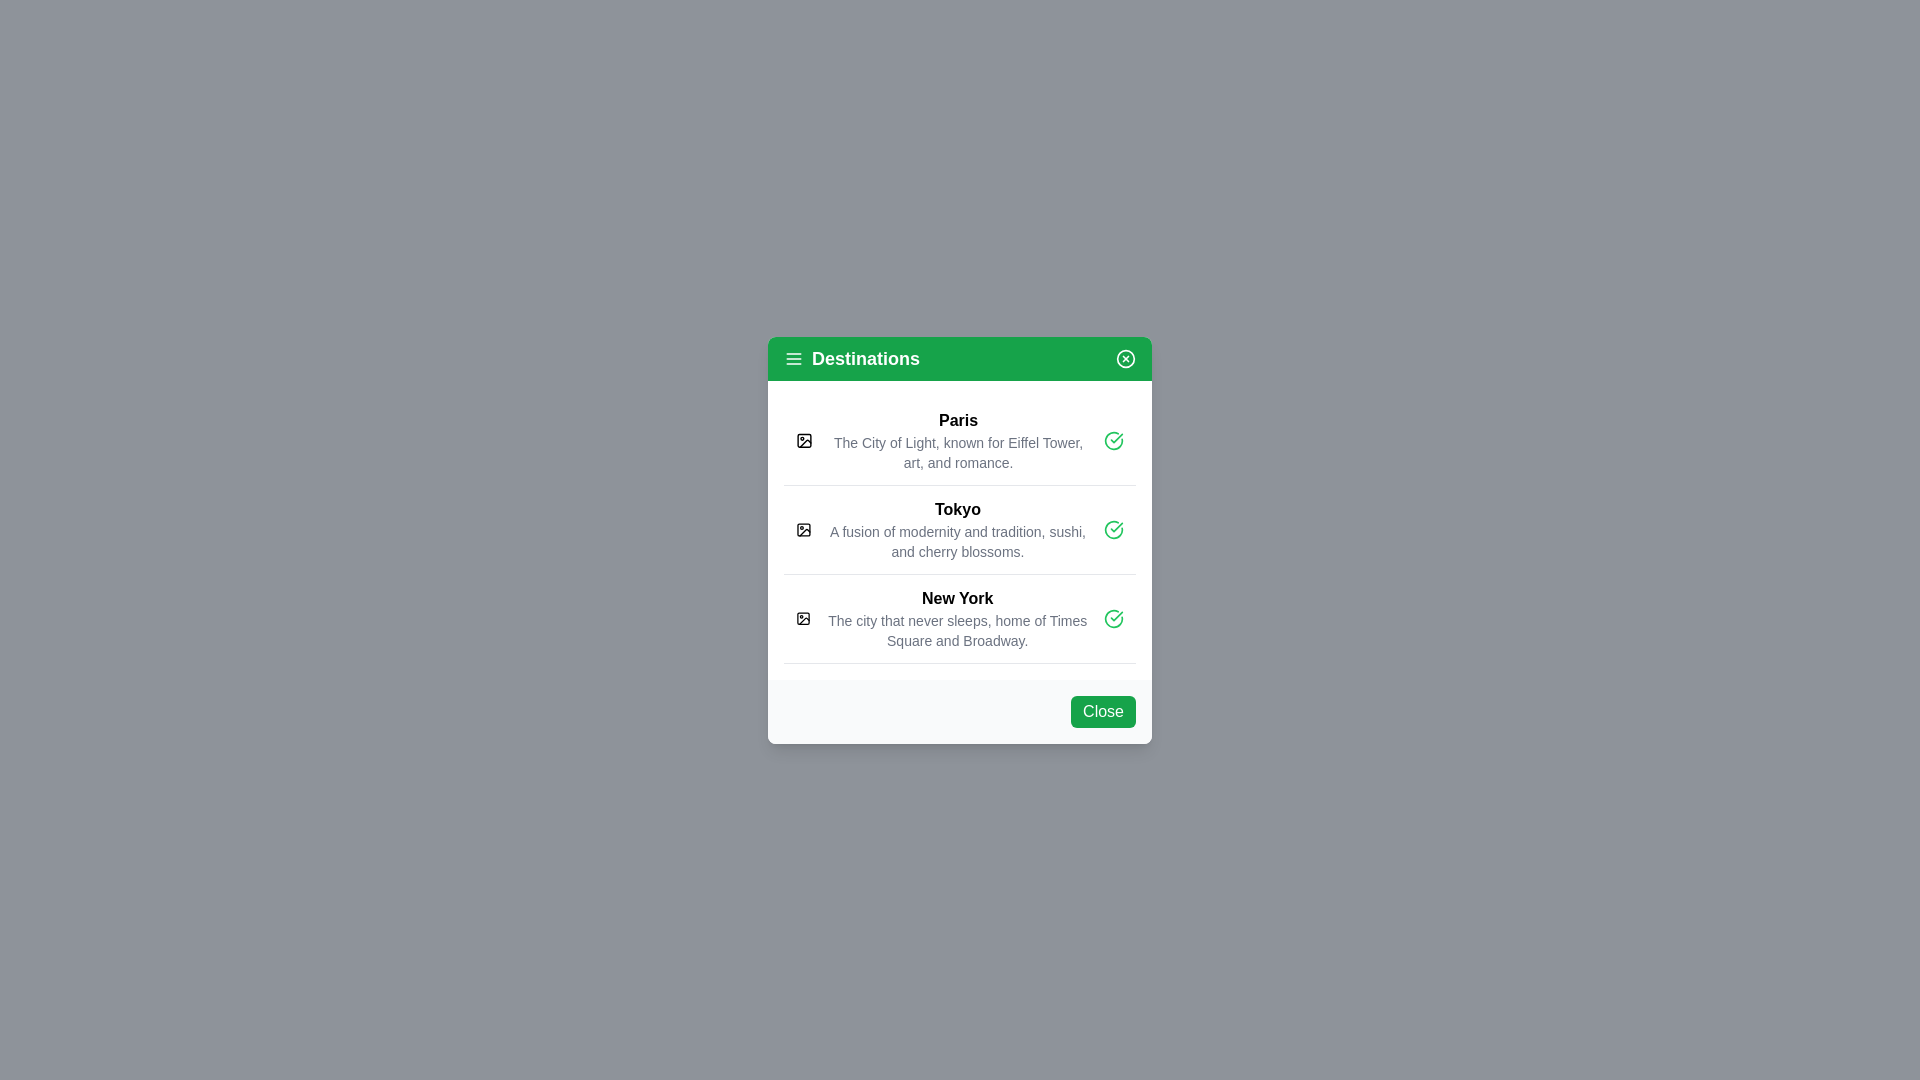 This screenshot has height=1080, width=1920. I want to click on the circular close icon located in the top-right corner of the green bar containing 'Destinations', which features a centered cross mark, so click(1126, 357).